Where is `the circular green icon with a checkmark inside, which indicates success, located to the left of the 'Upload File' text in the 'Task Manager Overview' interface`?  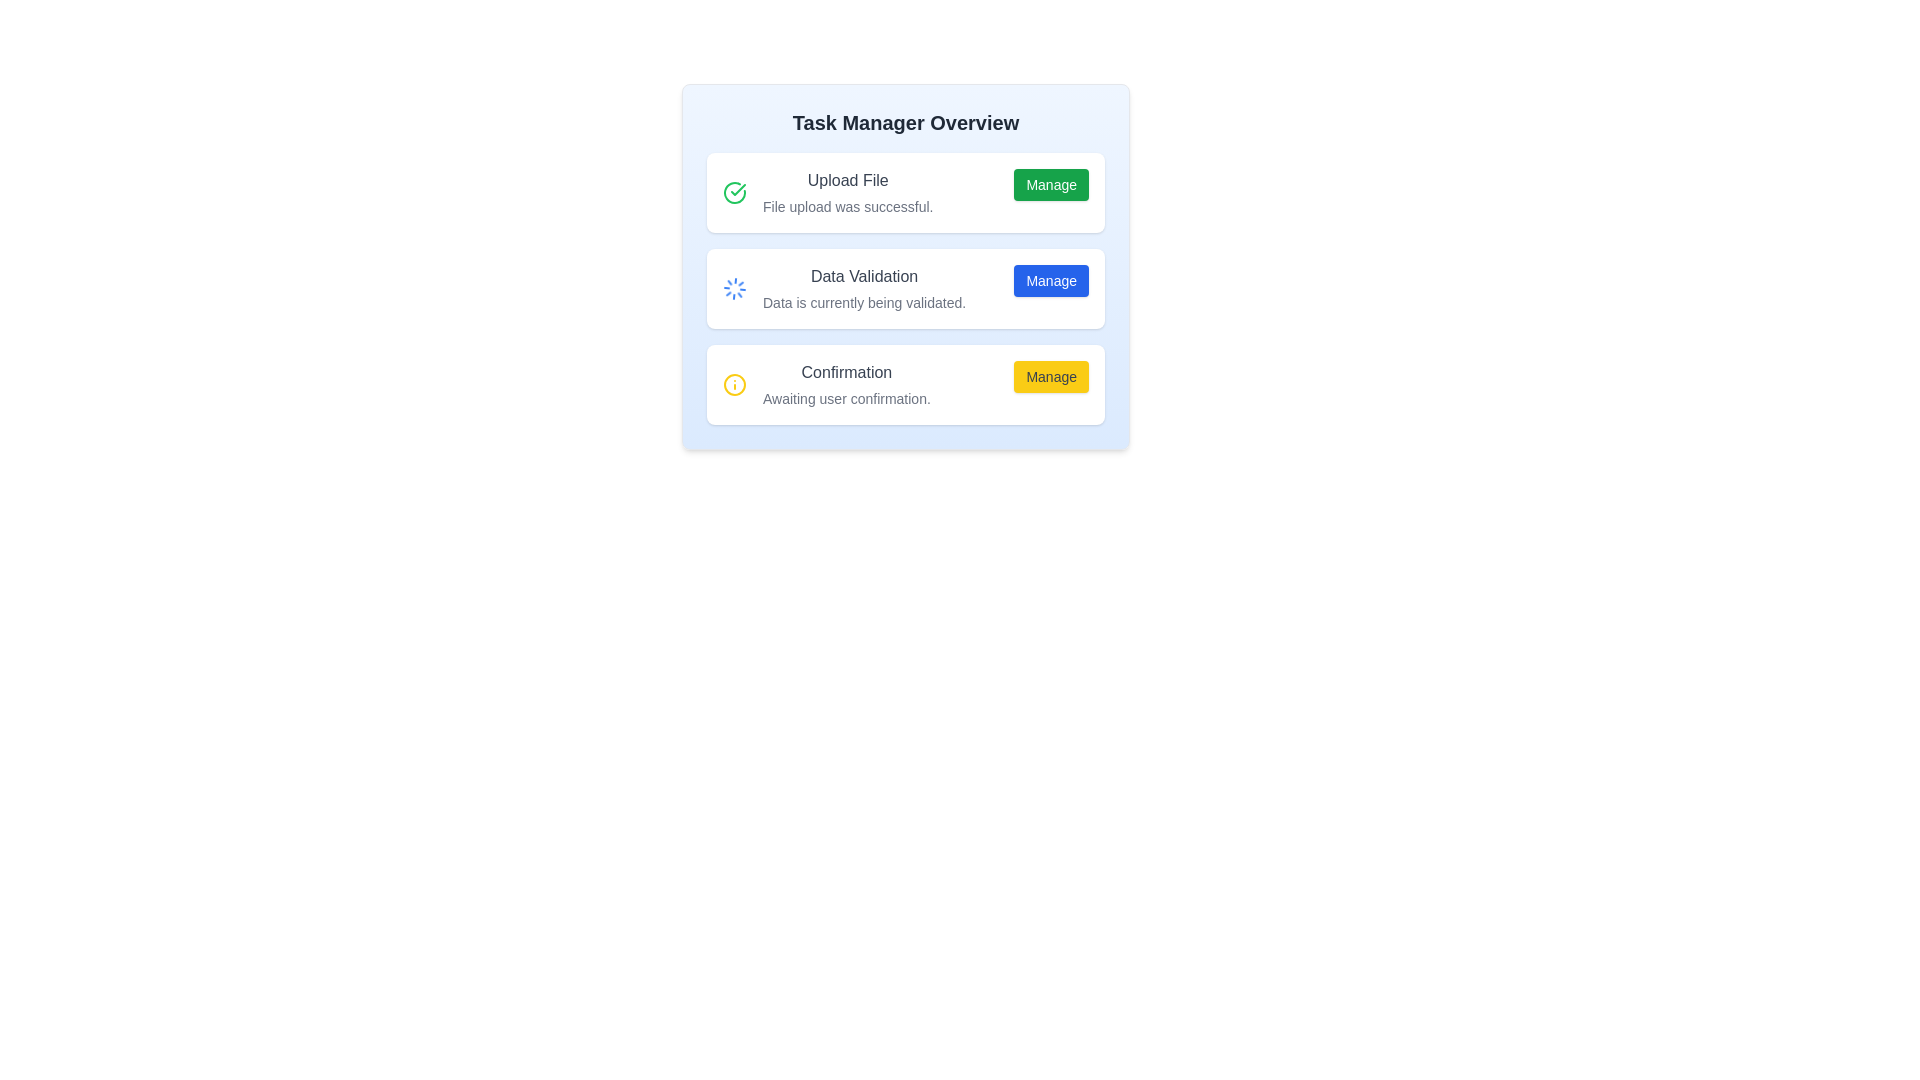 the circular green icon with a checkmark inside, which indicates success, located to the left of the 'Upload File' text in the 'Task Manager Overview' interface is located at coordinates (733, 192).